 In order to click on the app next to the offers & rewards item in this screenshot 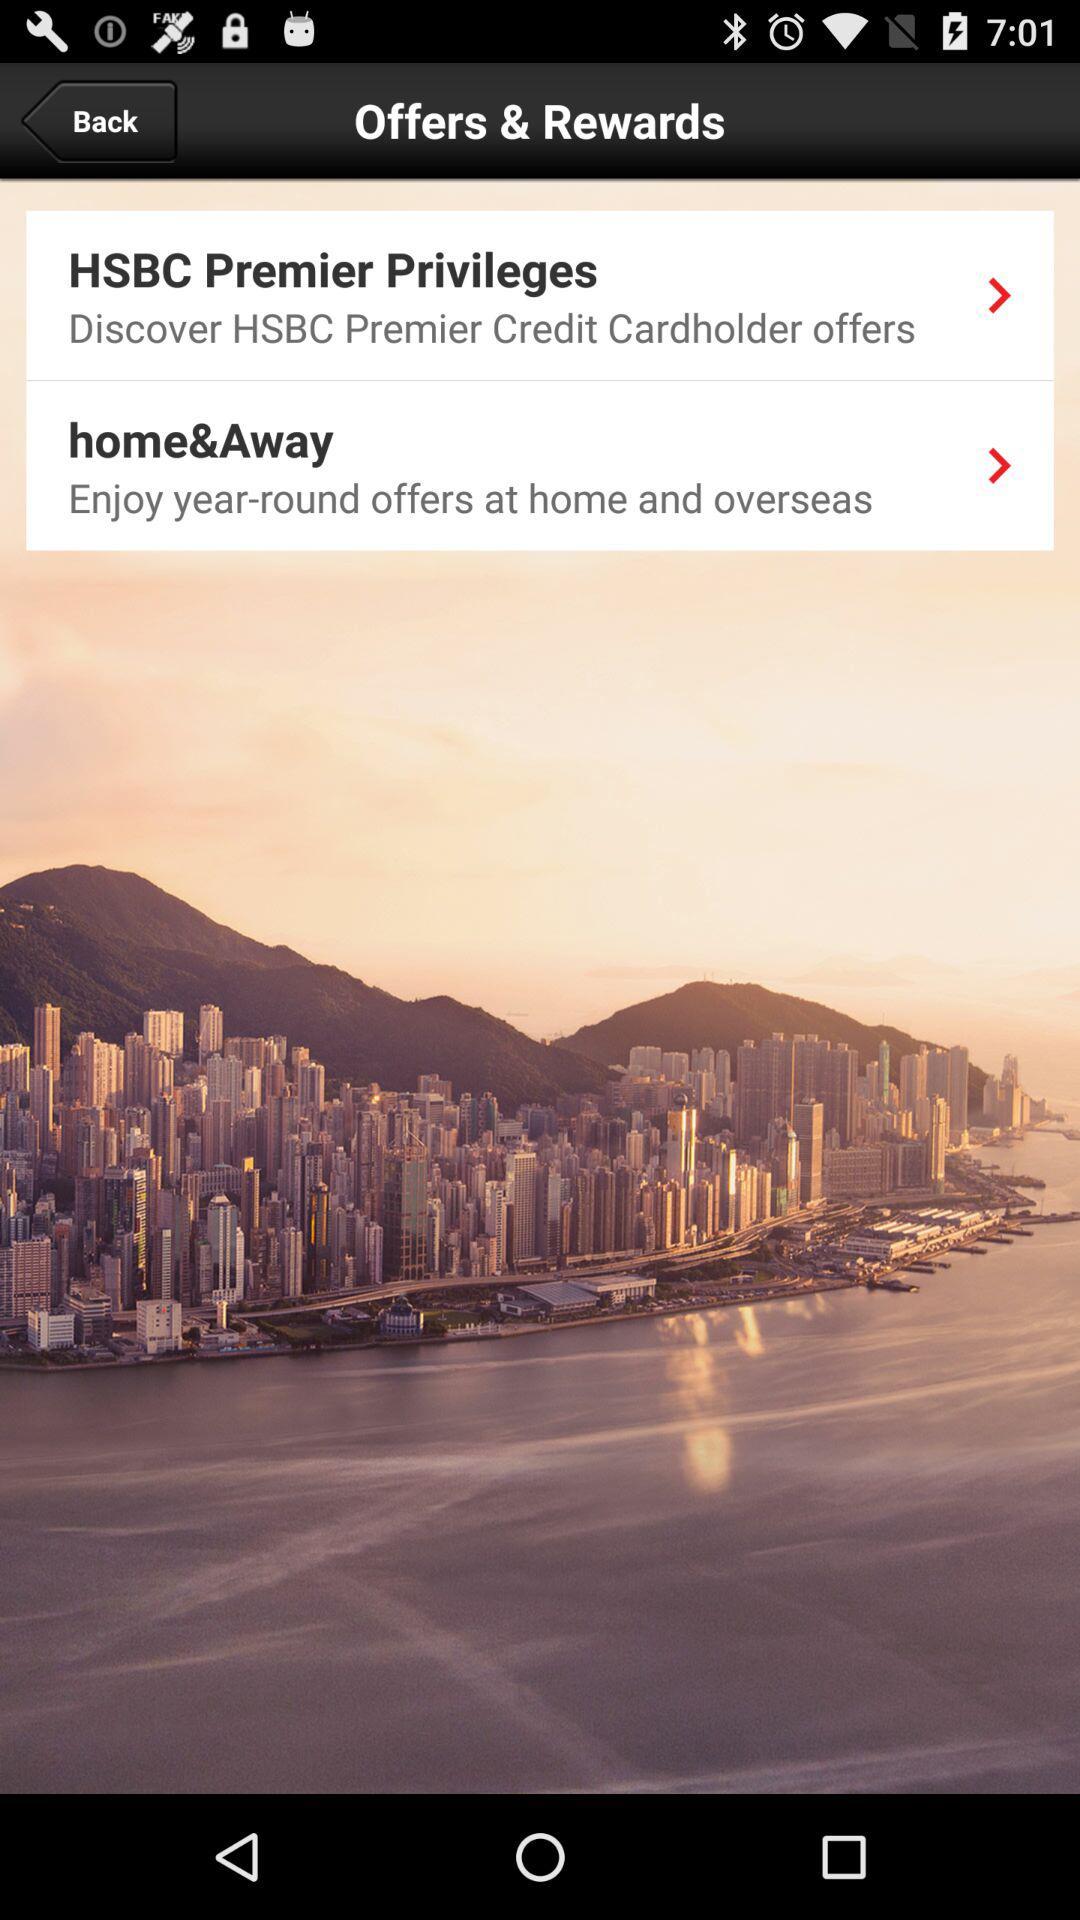, I will do `click(97, 119)`.